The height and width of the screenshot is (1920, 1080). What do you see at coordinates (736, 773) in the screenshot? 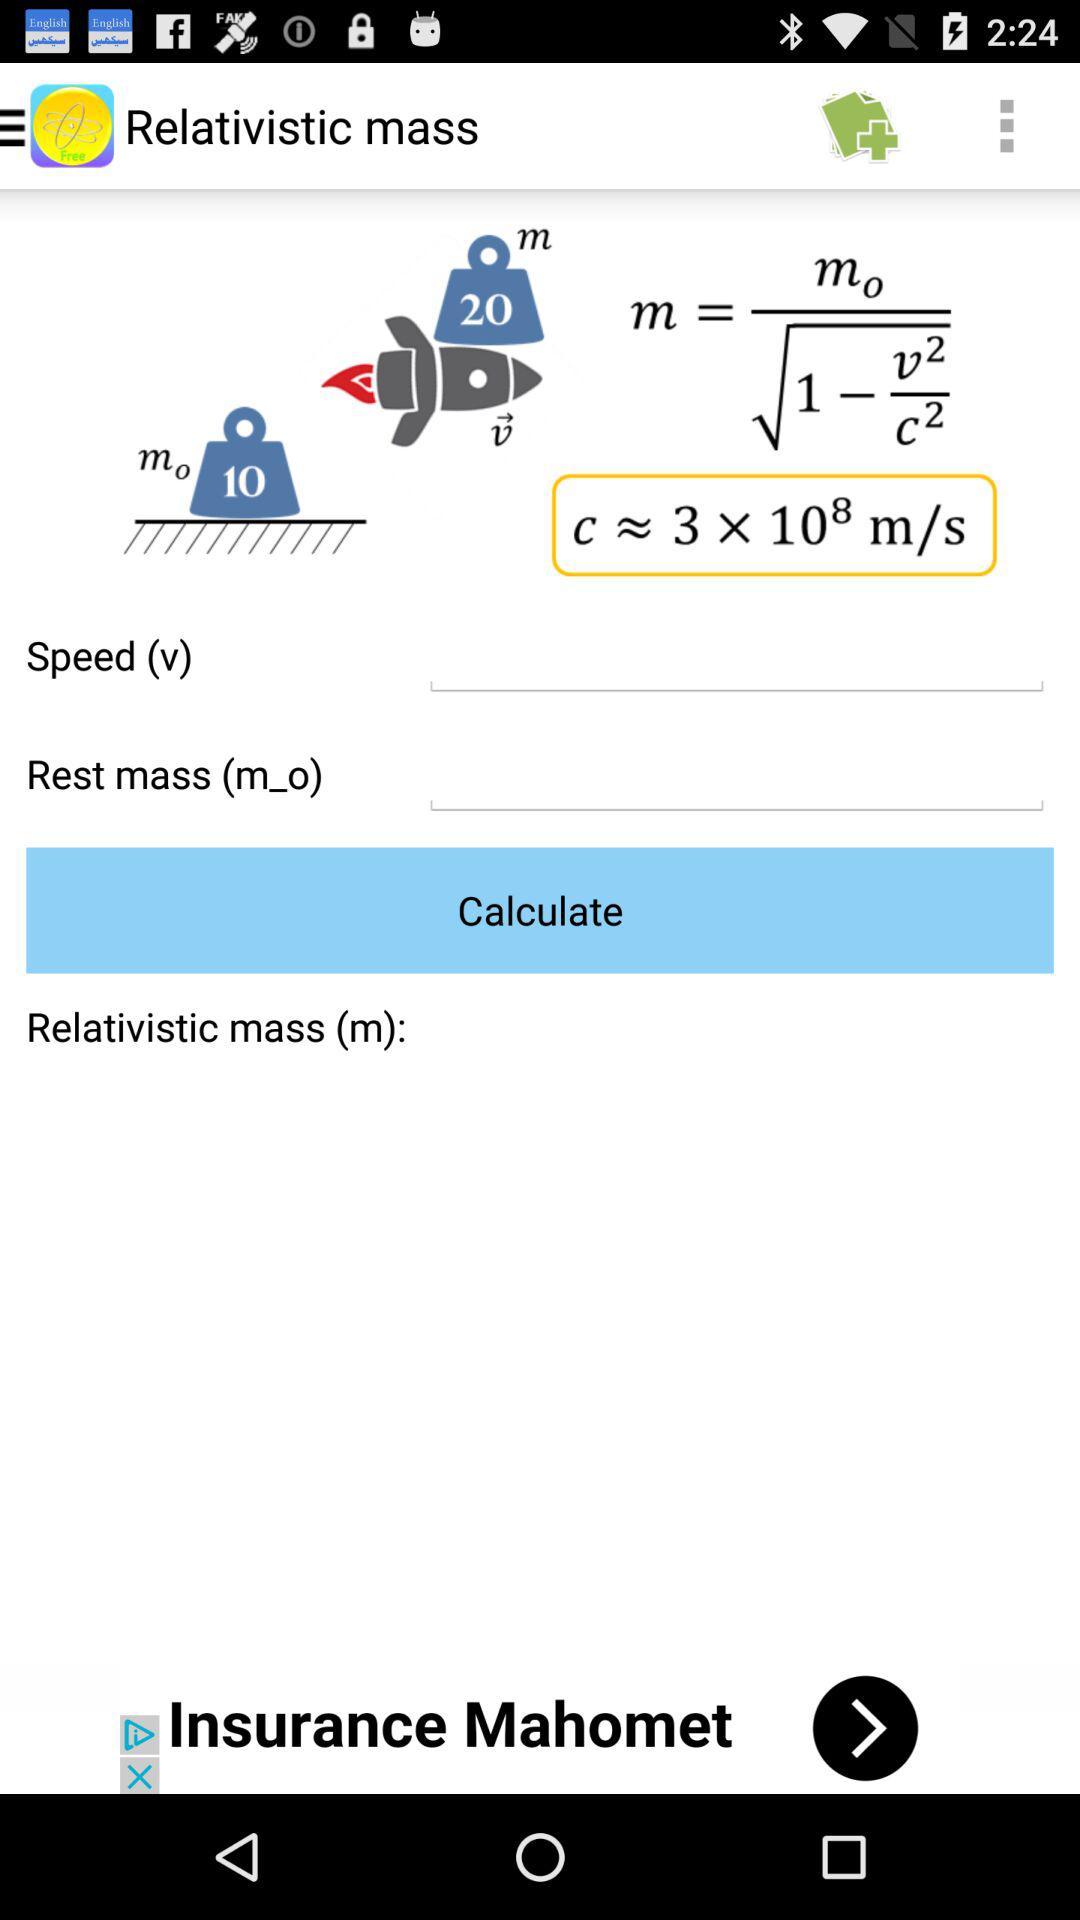
I see `formula page` at bounding box center [736, 773].